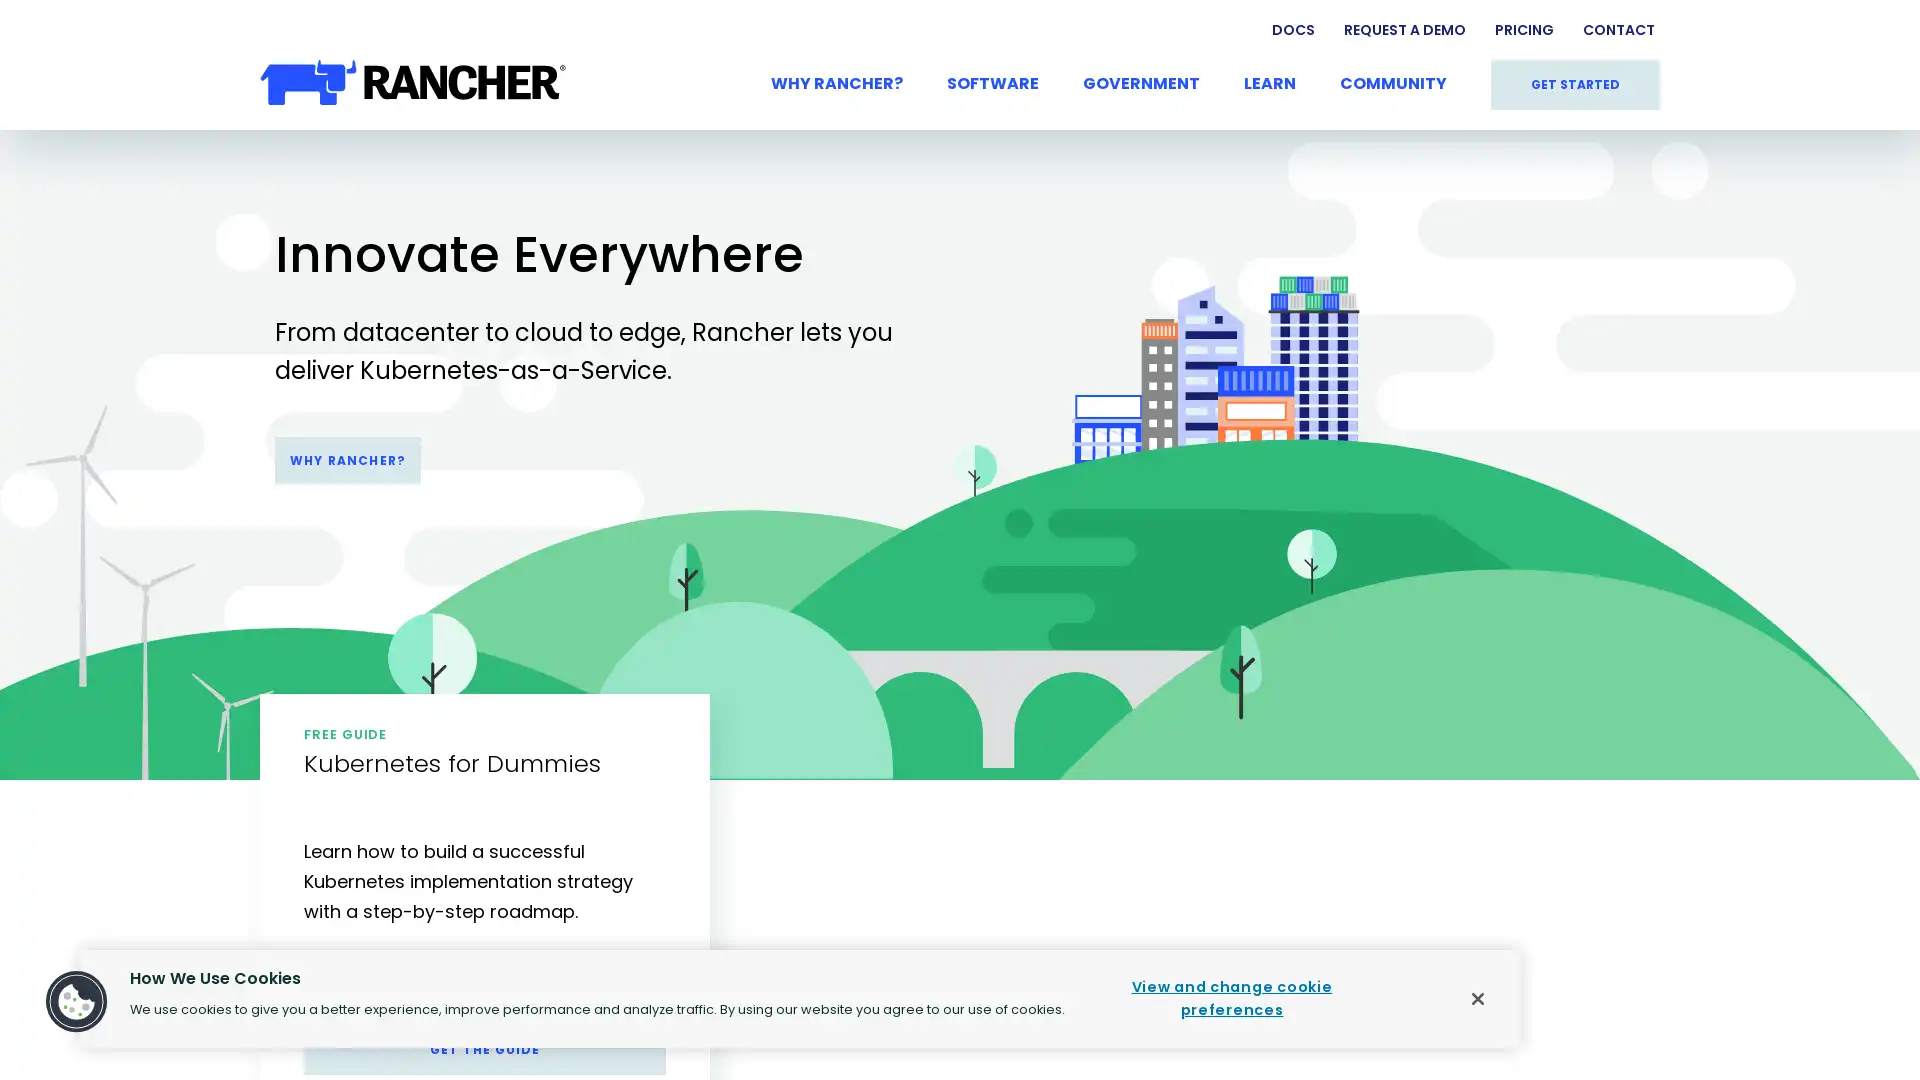  Describe the element at coordinates (76, 1001) in the screenshot. I see `Cookies` at that location.